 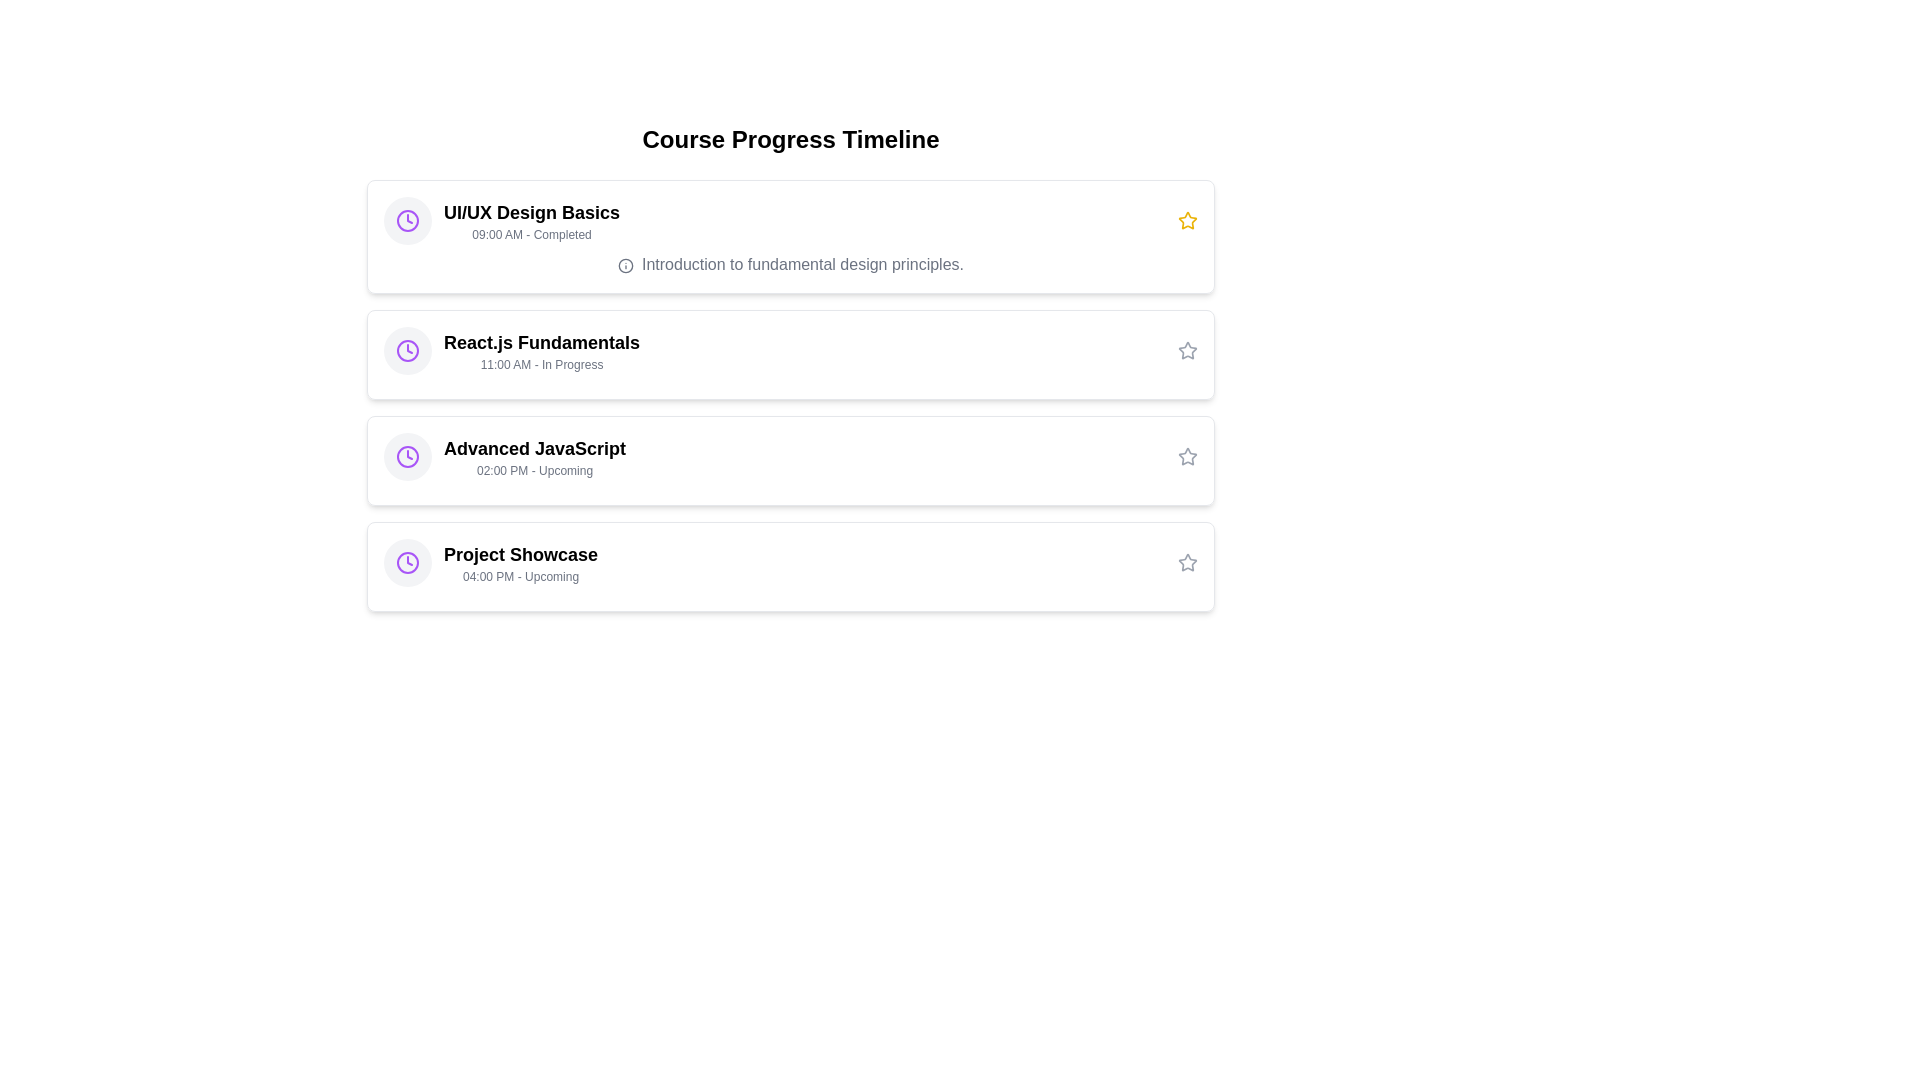 I want to click on the Schedule Item Card titled 'Advanced JavaScript', which is the third item in the 'Course Progress Timeline' list, positioned between 'React.js Fundamentals' and 'Project Showcase', so click(x=790, y=461).